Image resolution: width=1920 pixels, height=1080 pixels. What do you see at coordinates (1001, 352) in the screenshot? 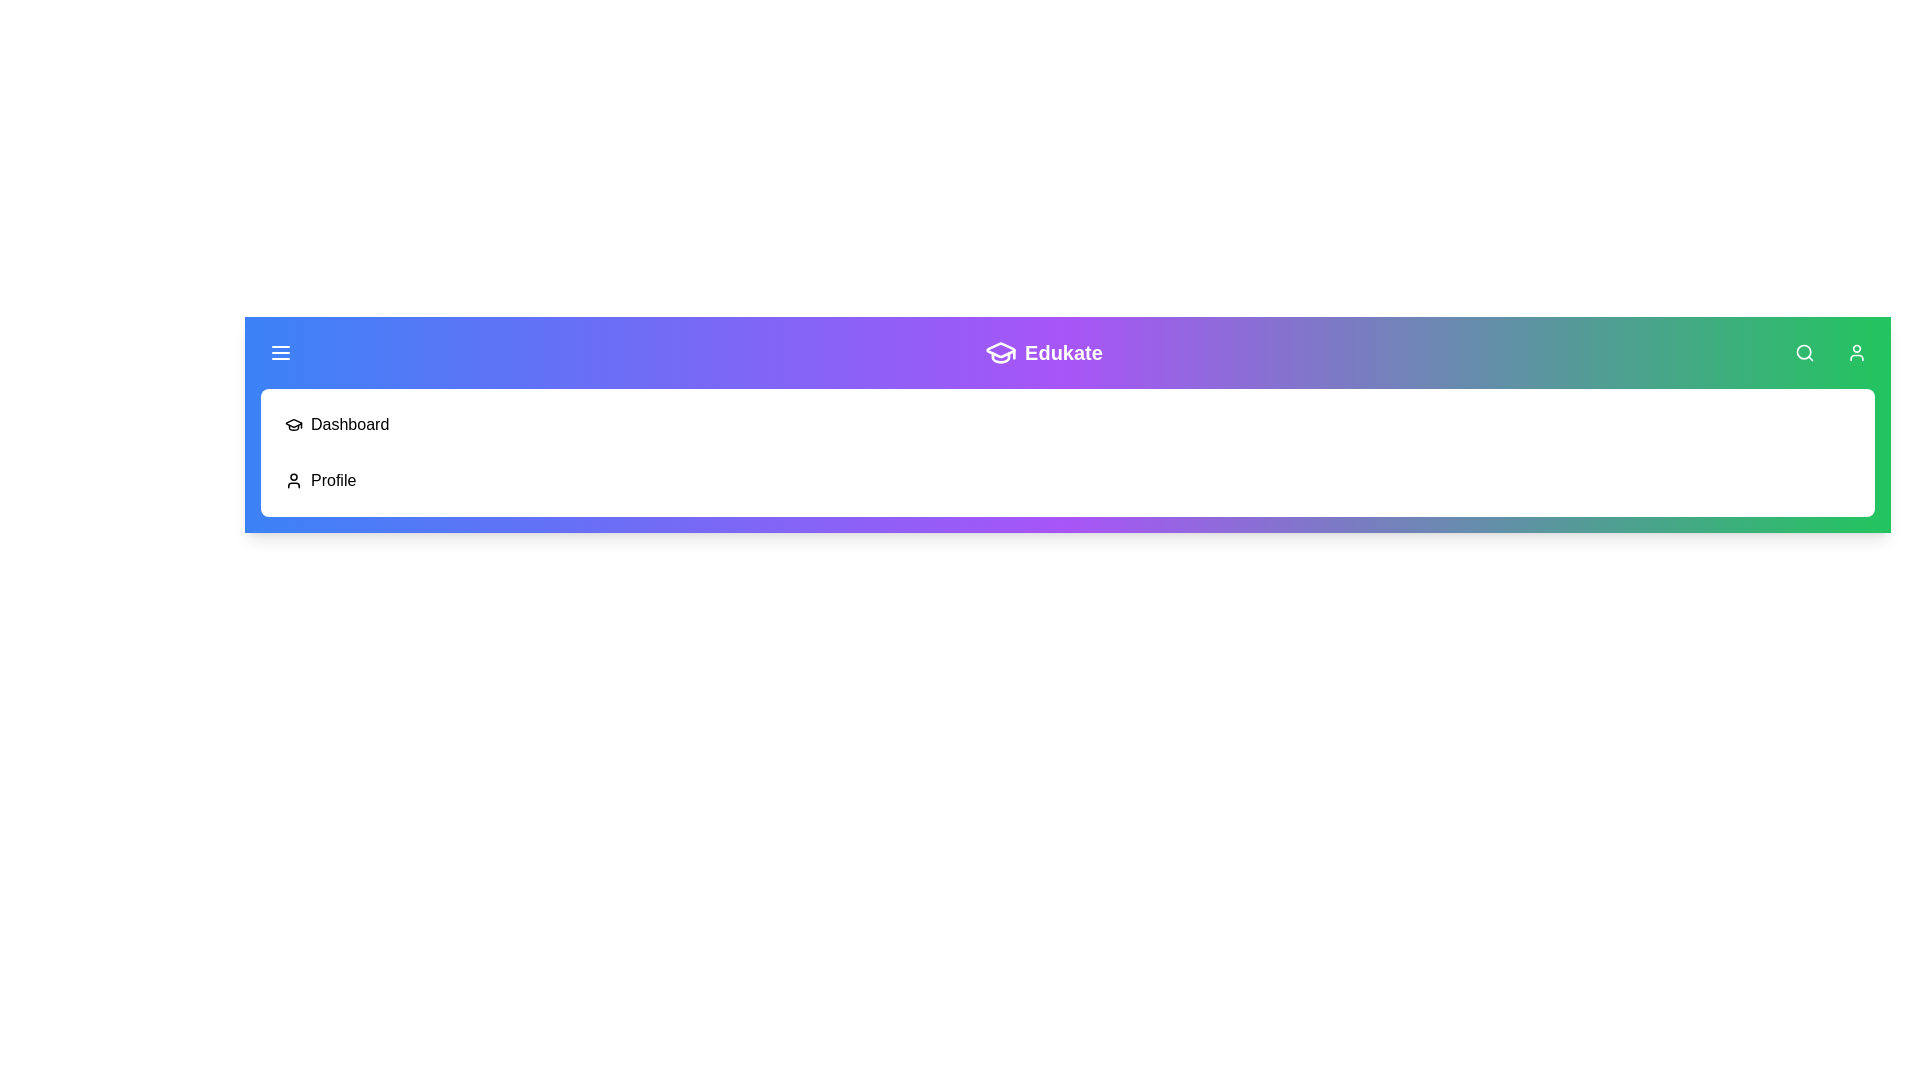
I see `the application logo to trigger its associated action` at bounding box center [1001, 352].